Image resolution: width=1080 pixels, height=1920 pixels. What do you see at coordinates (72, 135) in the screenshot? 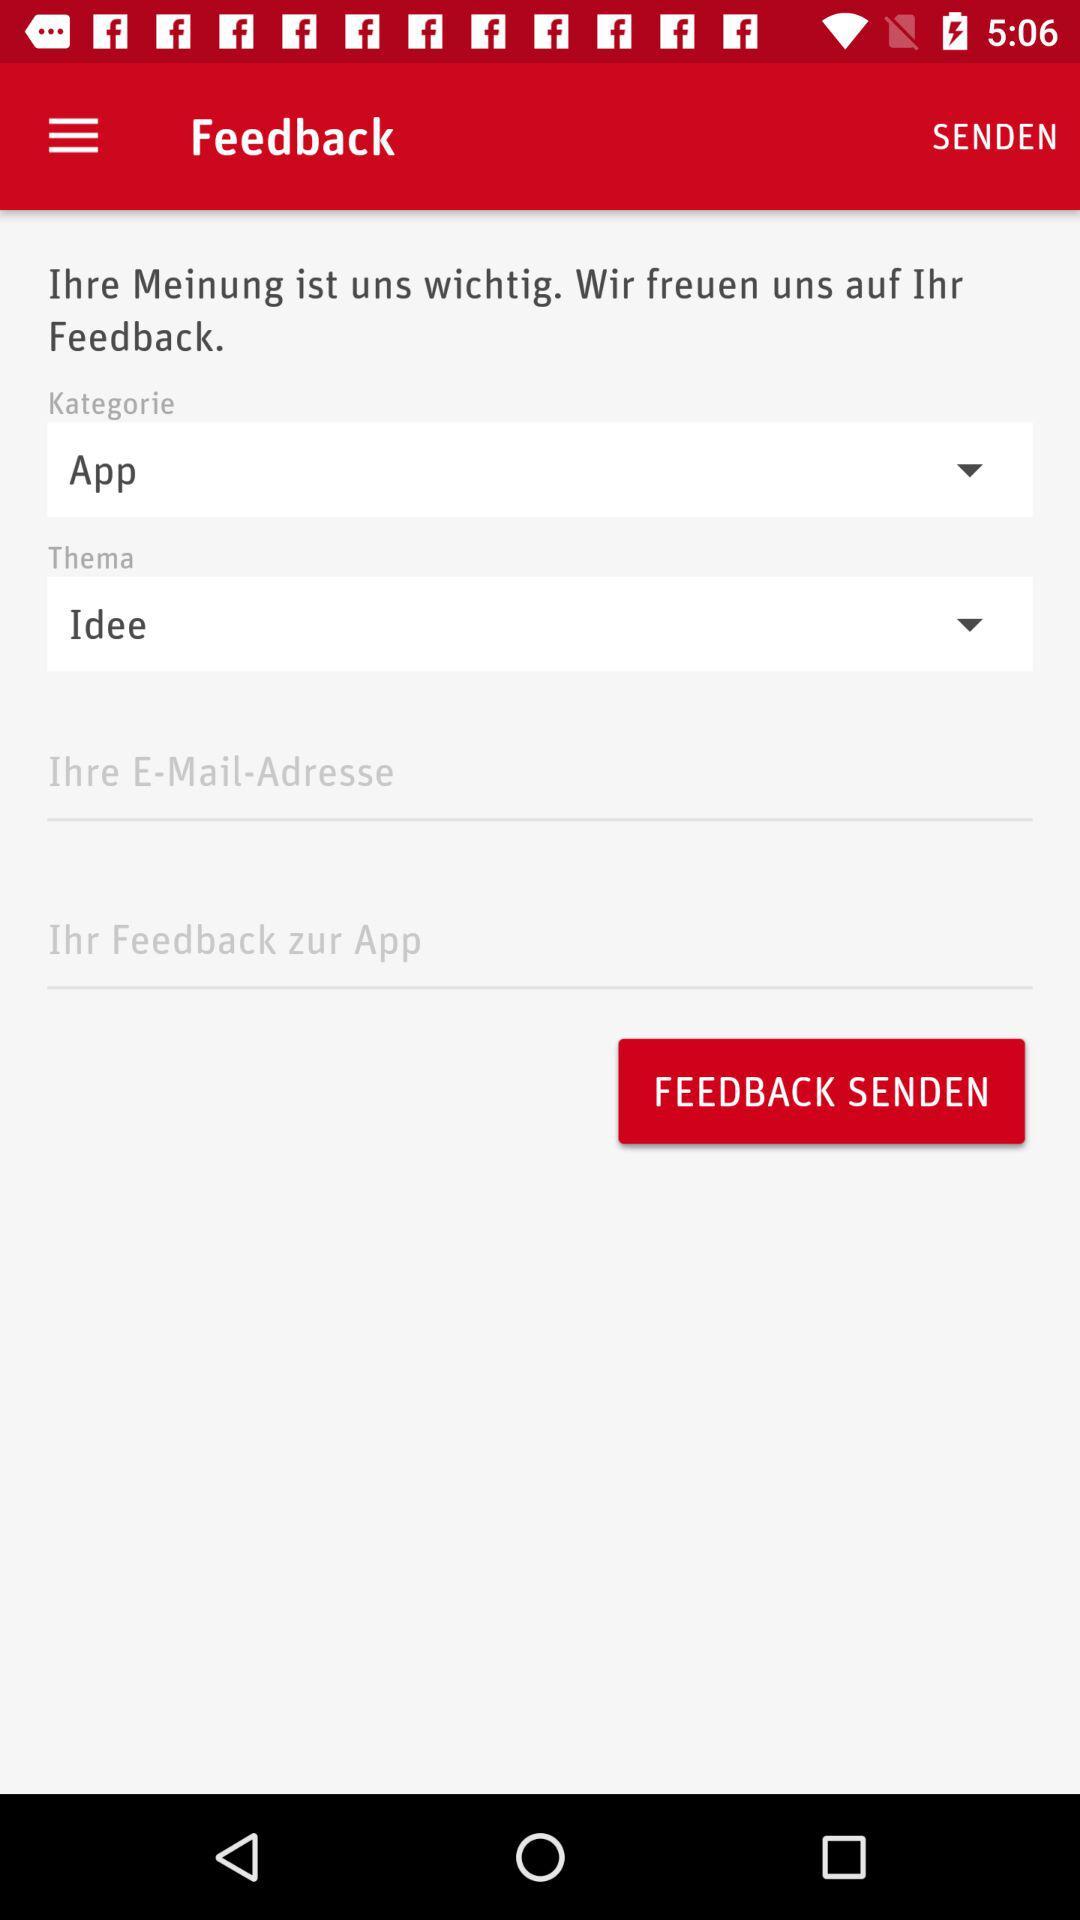
I see `icon to the left of feedback icon` at bounding box center [72, 135].